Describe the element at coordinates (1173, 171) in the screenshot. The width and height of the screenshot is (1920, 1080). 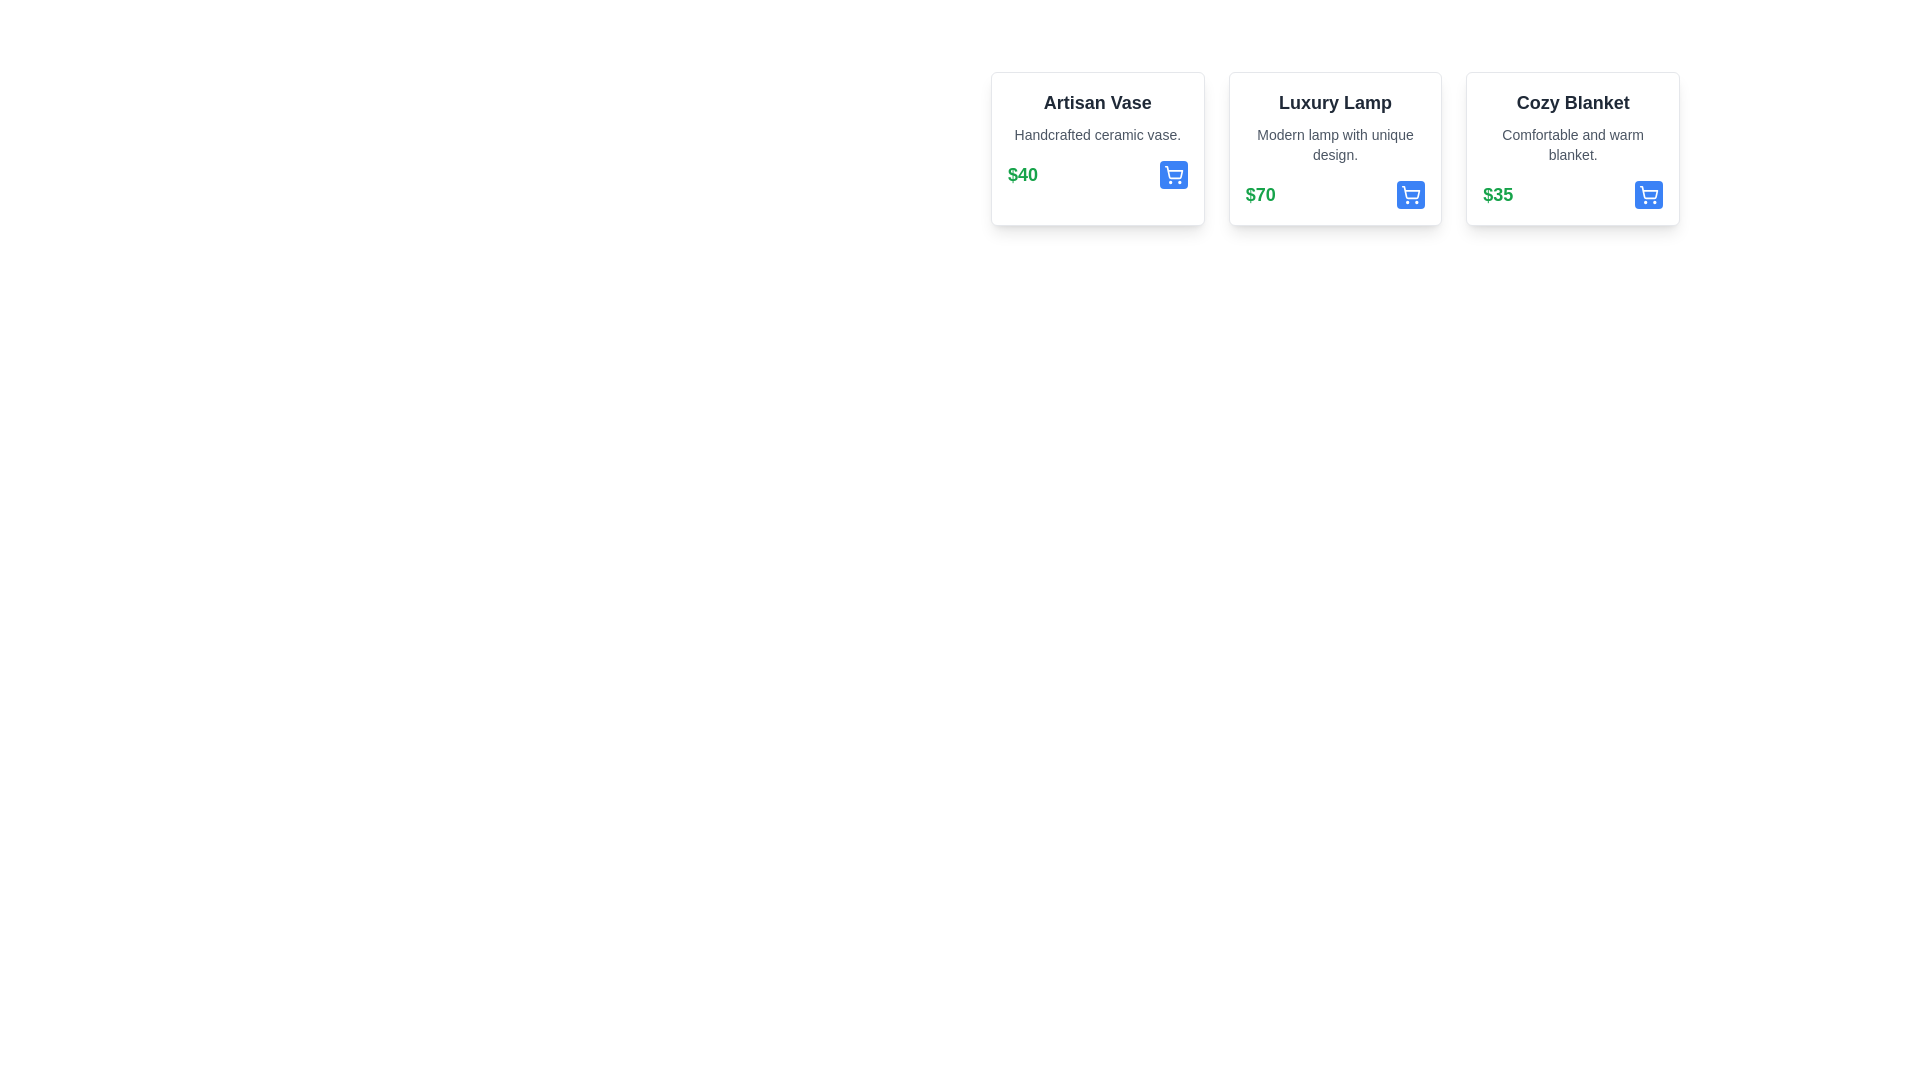
I see `the shopping cart icon vector graphic that represents adding a product to the cart, located in the Artisan Vase card, adjacent to the price label` at that location.